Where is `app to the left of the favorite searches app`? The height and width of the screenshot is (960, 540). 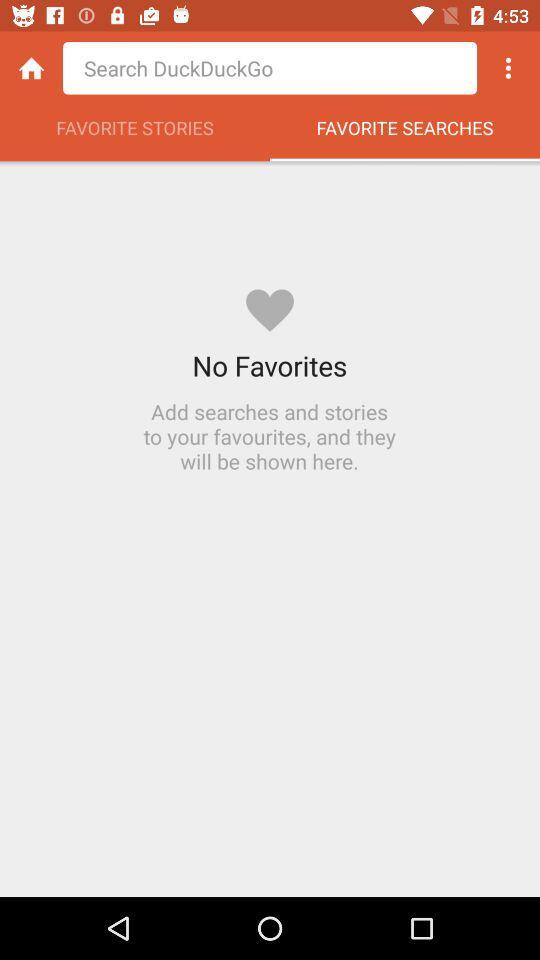
app to the left of the favorite searches app is located at coordinates (135, 132).